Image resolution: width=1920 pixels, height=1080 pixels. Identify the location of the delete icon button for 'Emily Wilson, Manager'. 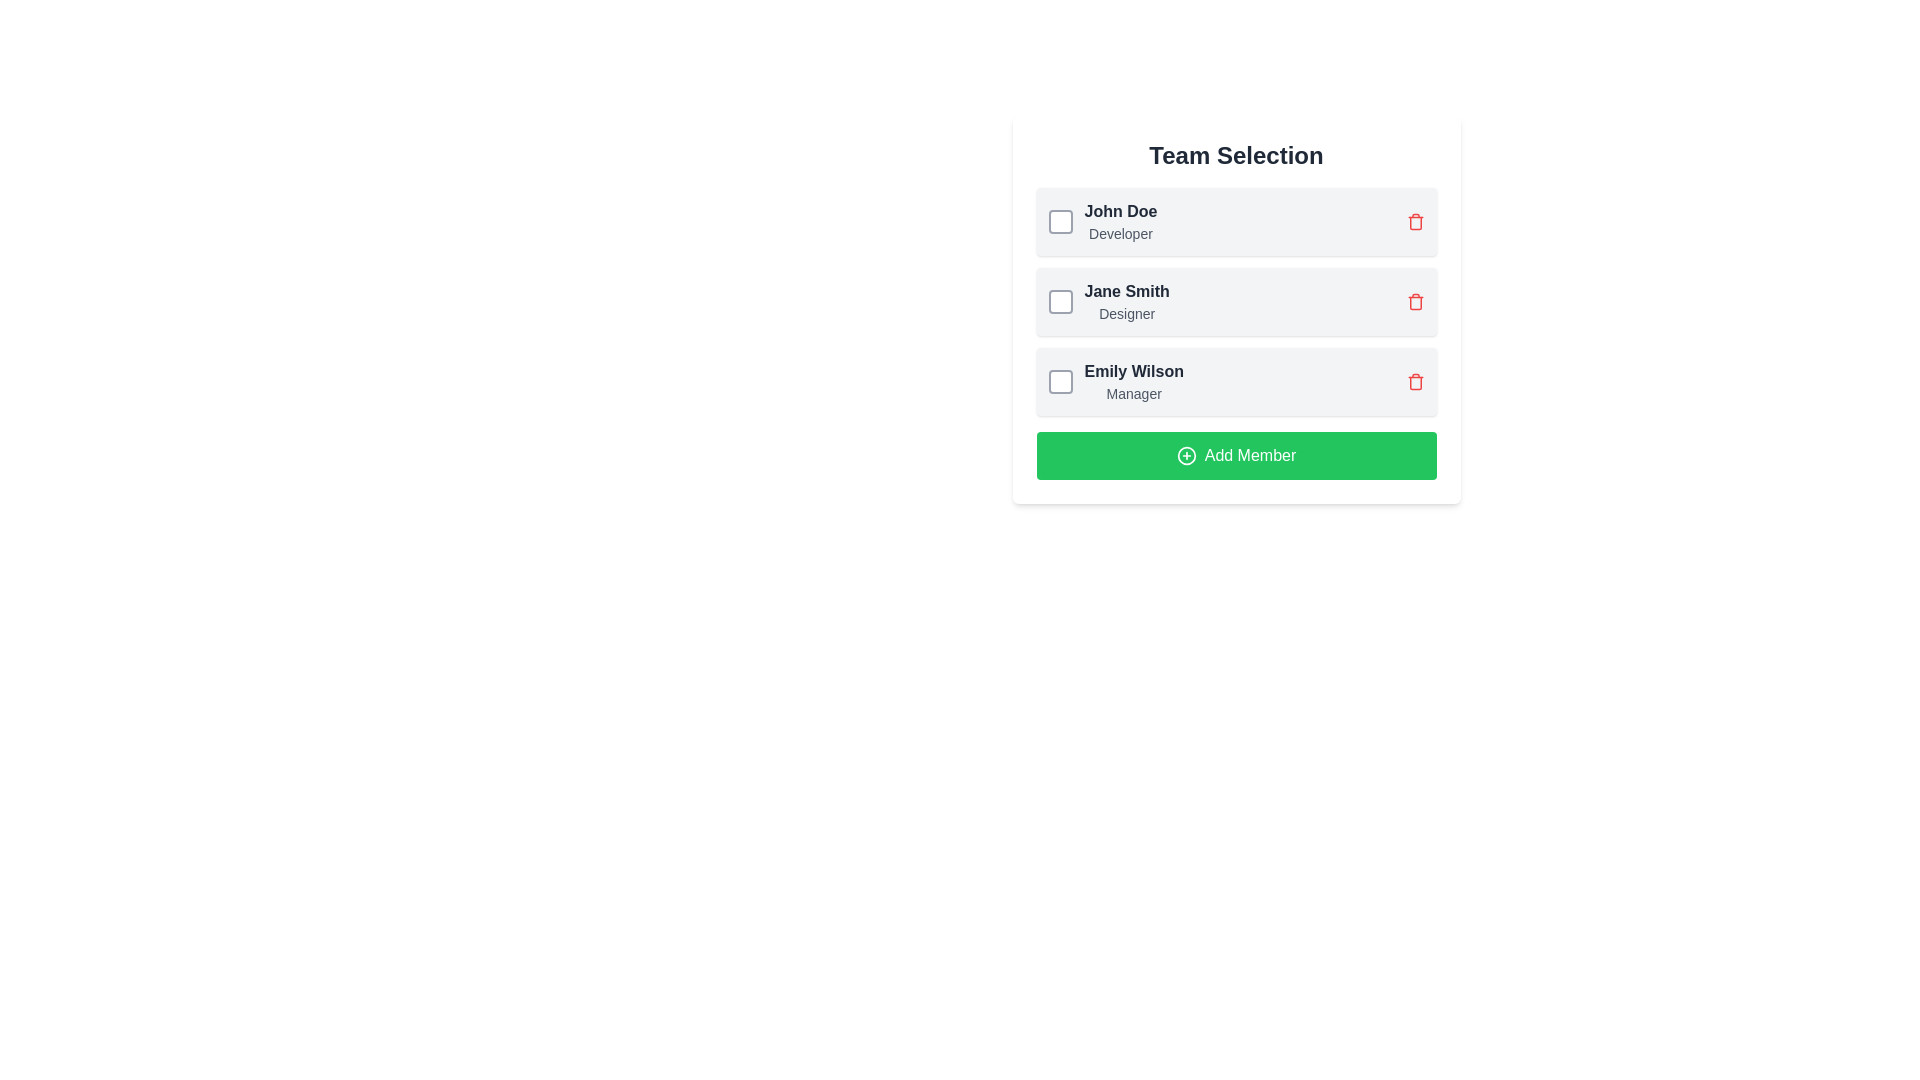
(1414, 381).